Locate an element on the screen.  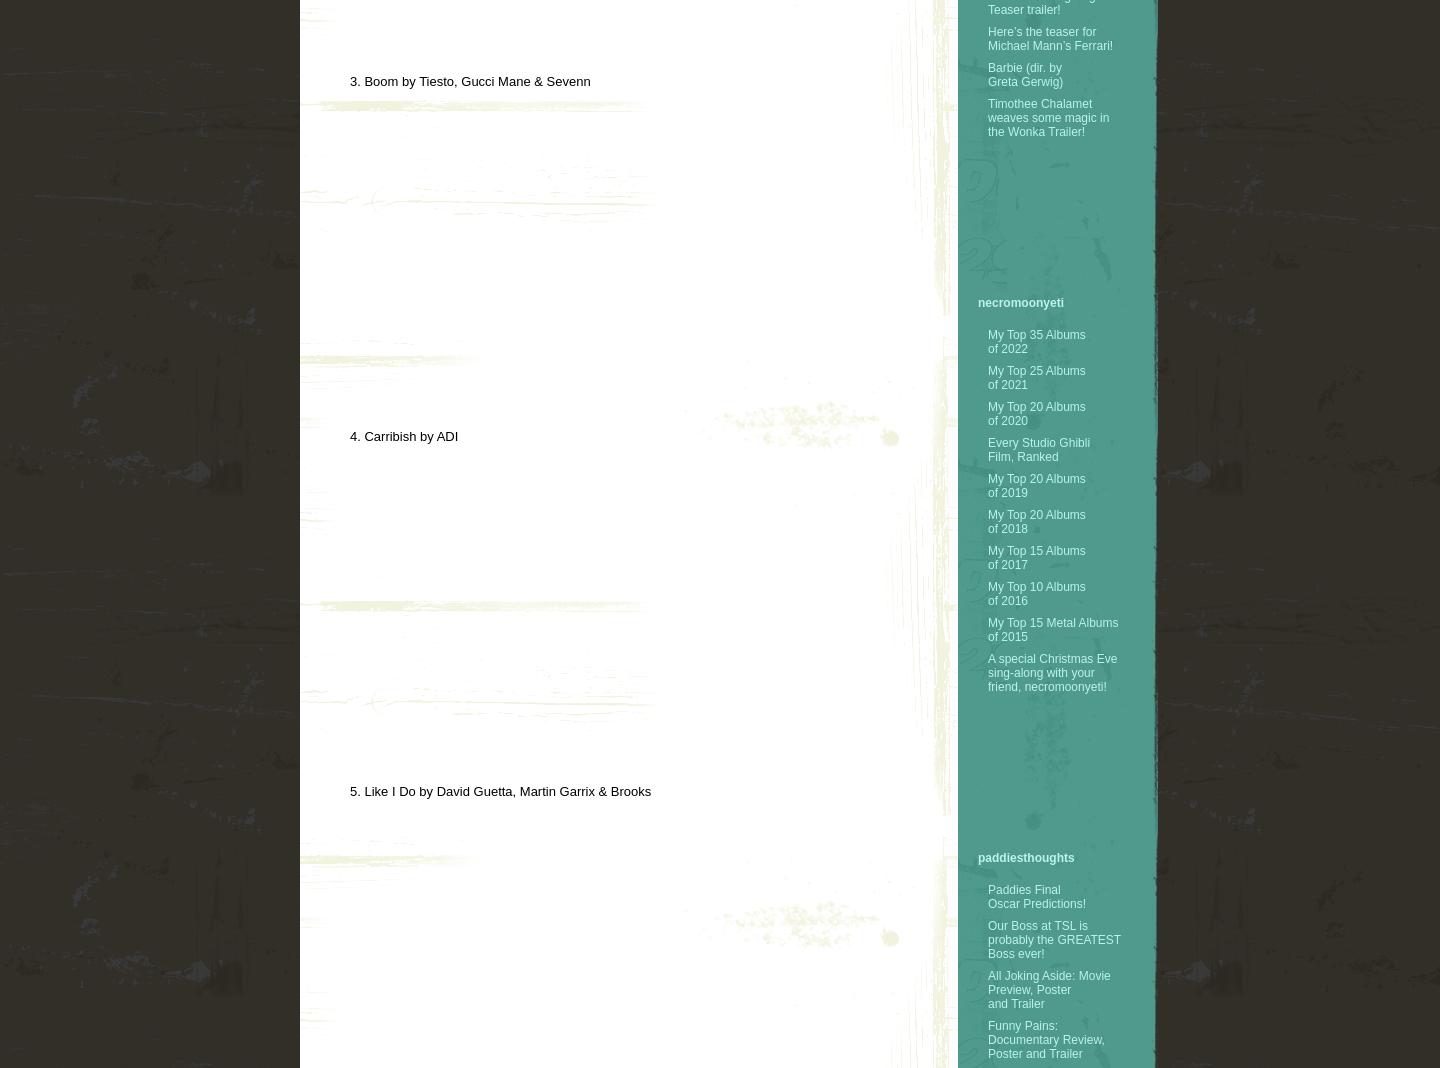
'My Top 15 Albums of 2017' is located at coordinates (986, 555).